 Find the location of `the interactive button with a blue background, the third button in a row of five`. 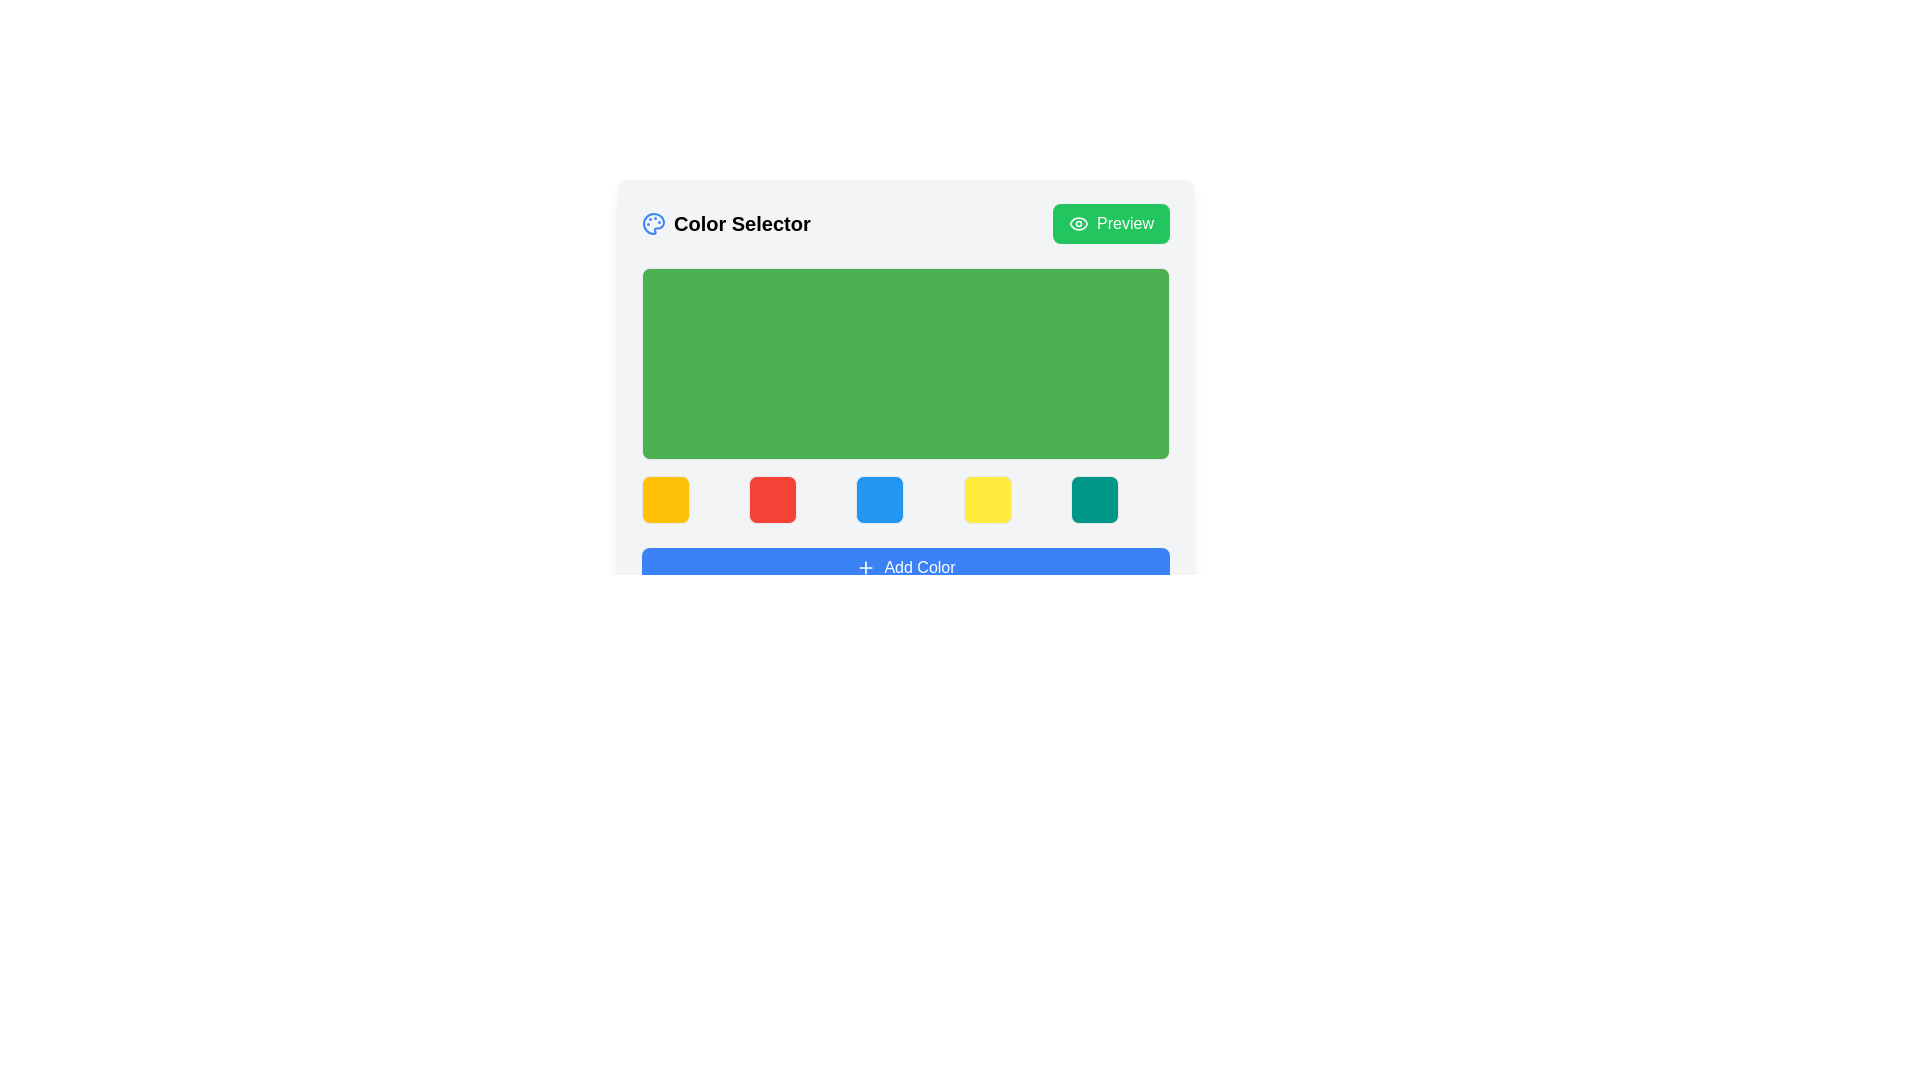

the interactive button with a blue background, the third button in a row of five is located at coordinates (905, 499).